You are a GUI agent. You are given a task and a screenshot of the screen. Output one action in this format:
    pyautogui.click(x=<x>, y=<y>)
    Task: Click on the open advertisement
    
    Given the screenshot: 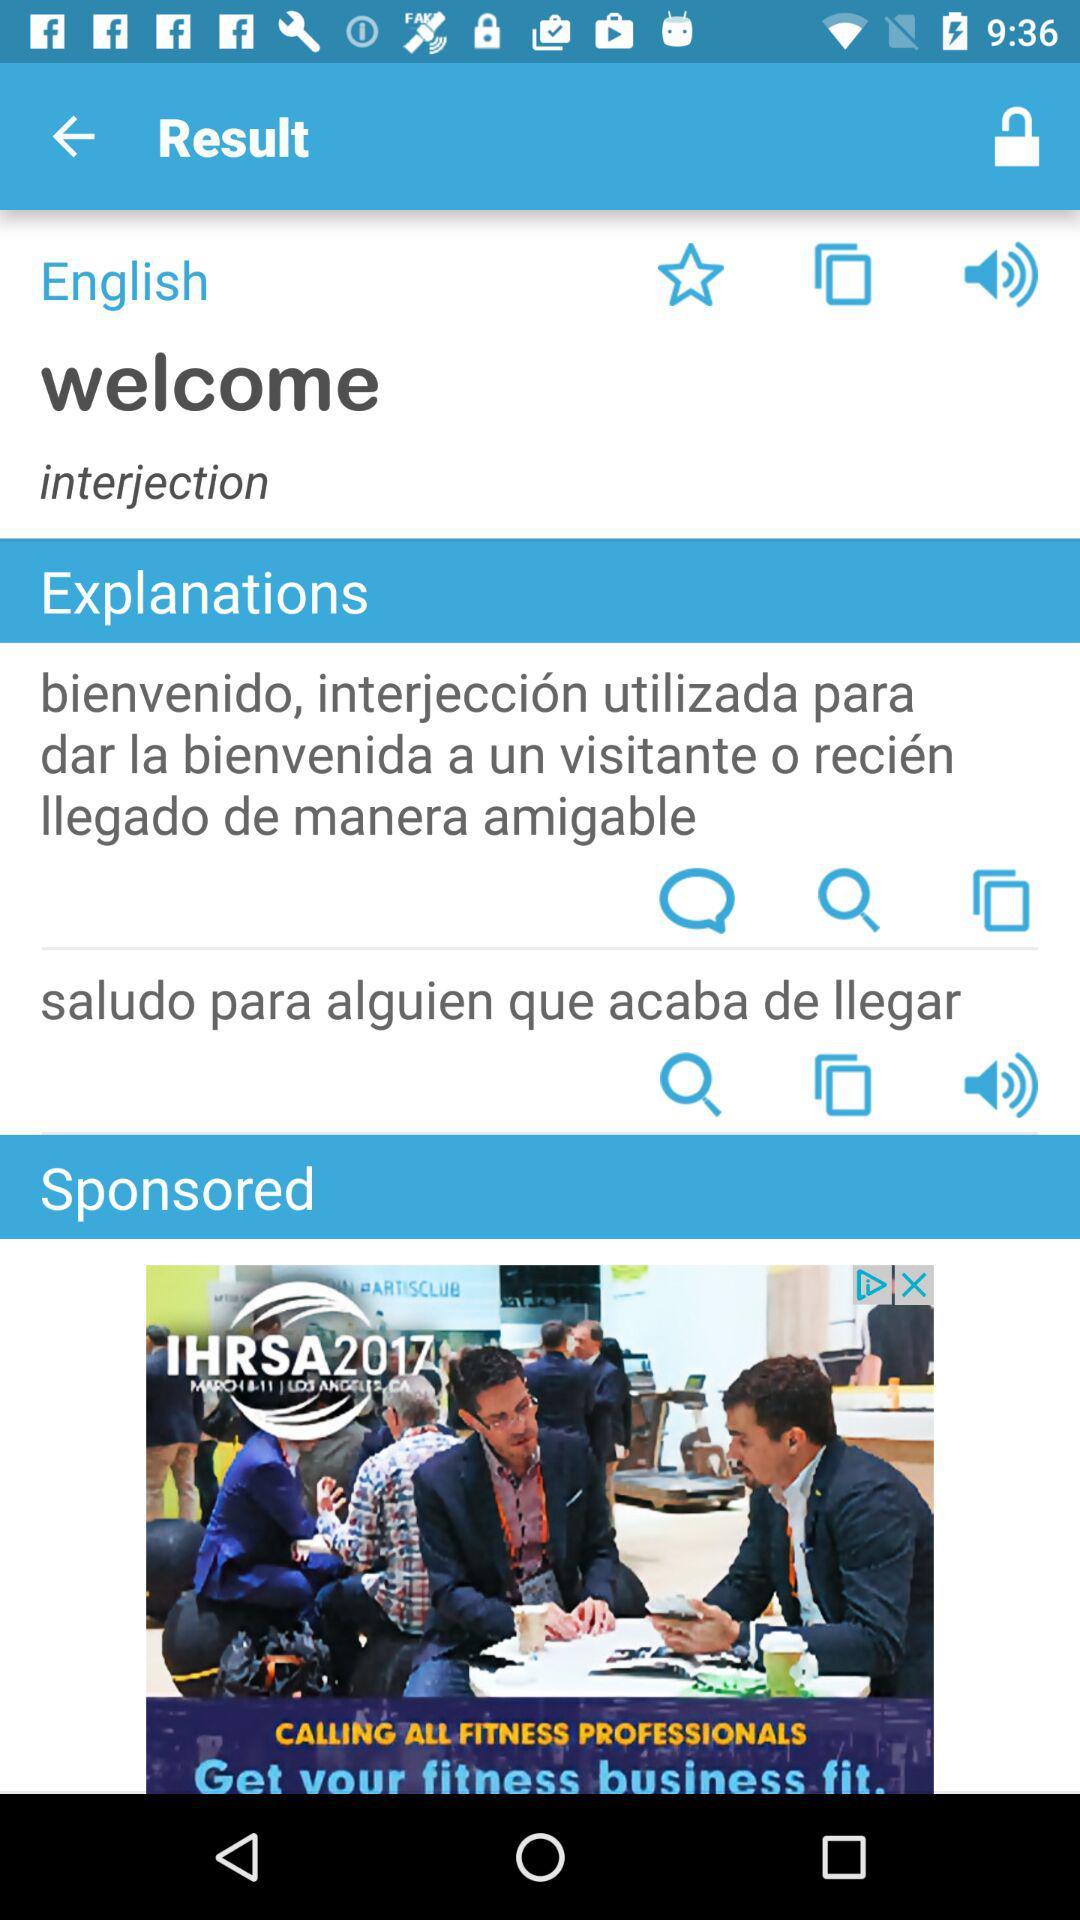 What is the action you would take?
    pyautogui.click(x=540, y=1528)
    